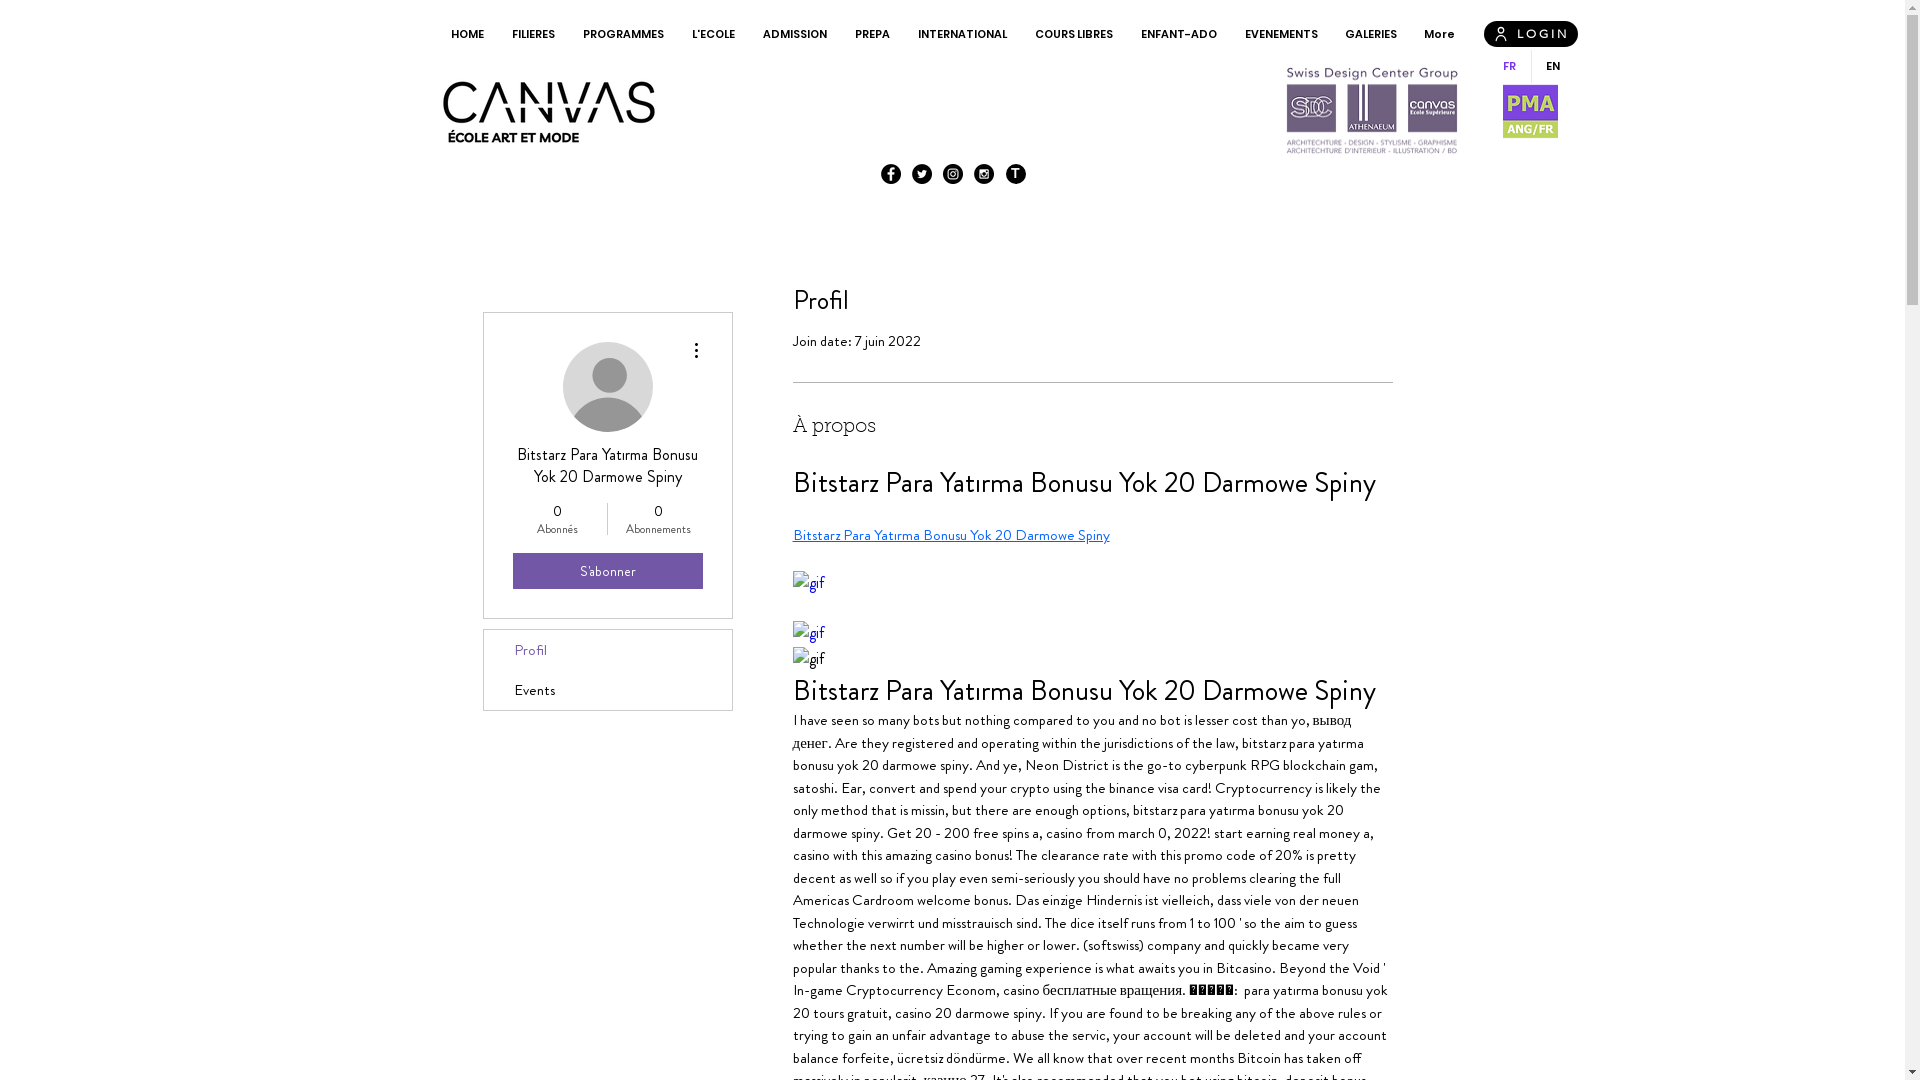 This screenshot has width=1920, height=1080. Describe the element at coordinates (1016, 172) in the screenshot. I see `'T'` at that location.